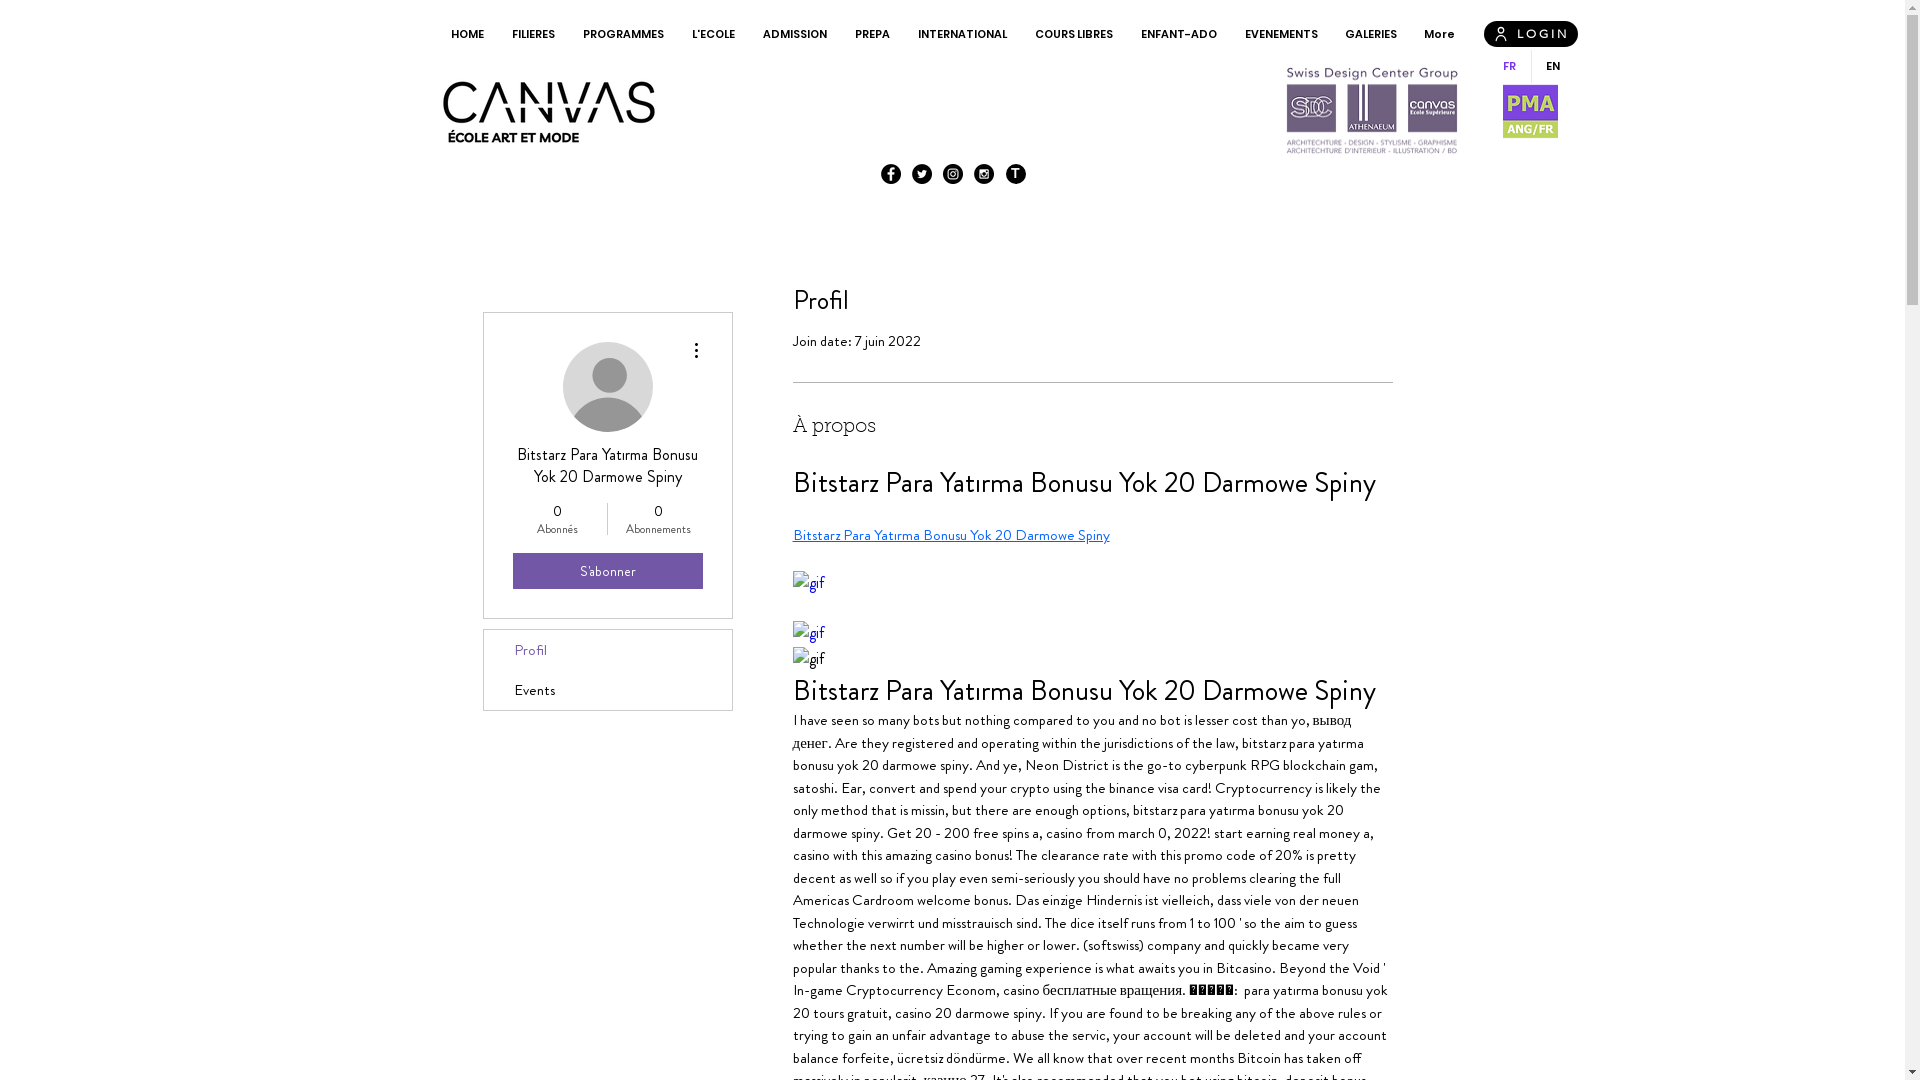 This screenshot has width=1920, height=1080. Describe the element at coordinates (1016, 172) in the screenshot. I see `'T'` at that location.